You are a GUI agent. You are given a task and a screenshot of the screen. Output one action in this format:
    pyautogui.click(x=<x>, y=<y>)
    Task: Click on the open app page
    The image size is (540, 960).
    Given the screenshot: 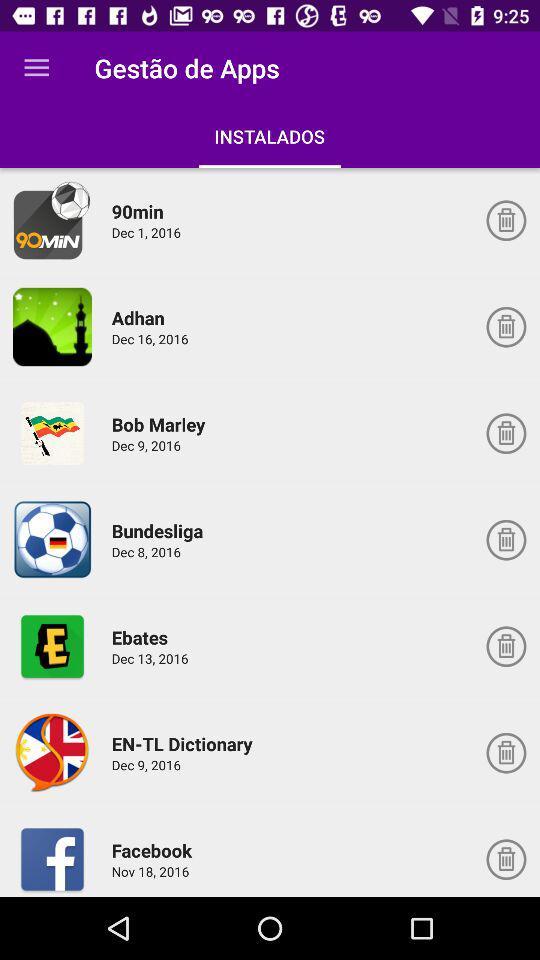 What is the action you would take?
    pyautogui.click(x=52, y=539)
    